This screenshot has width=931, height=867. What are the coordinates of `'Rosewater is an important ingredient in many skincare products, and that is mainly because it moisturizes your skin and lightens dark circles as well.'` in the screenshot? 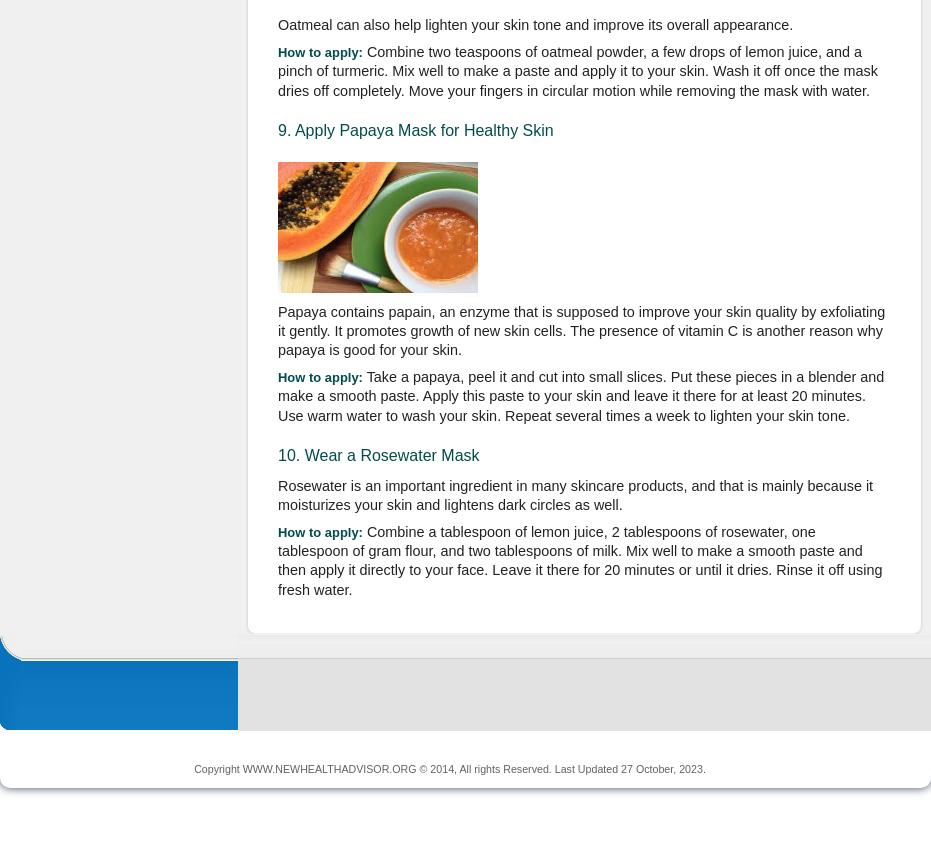 It's located at (276, 493).